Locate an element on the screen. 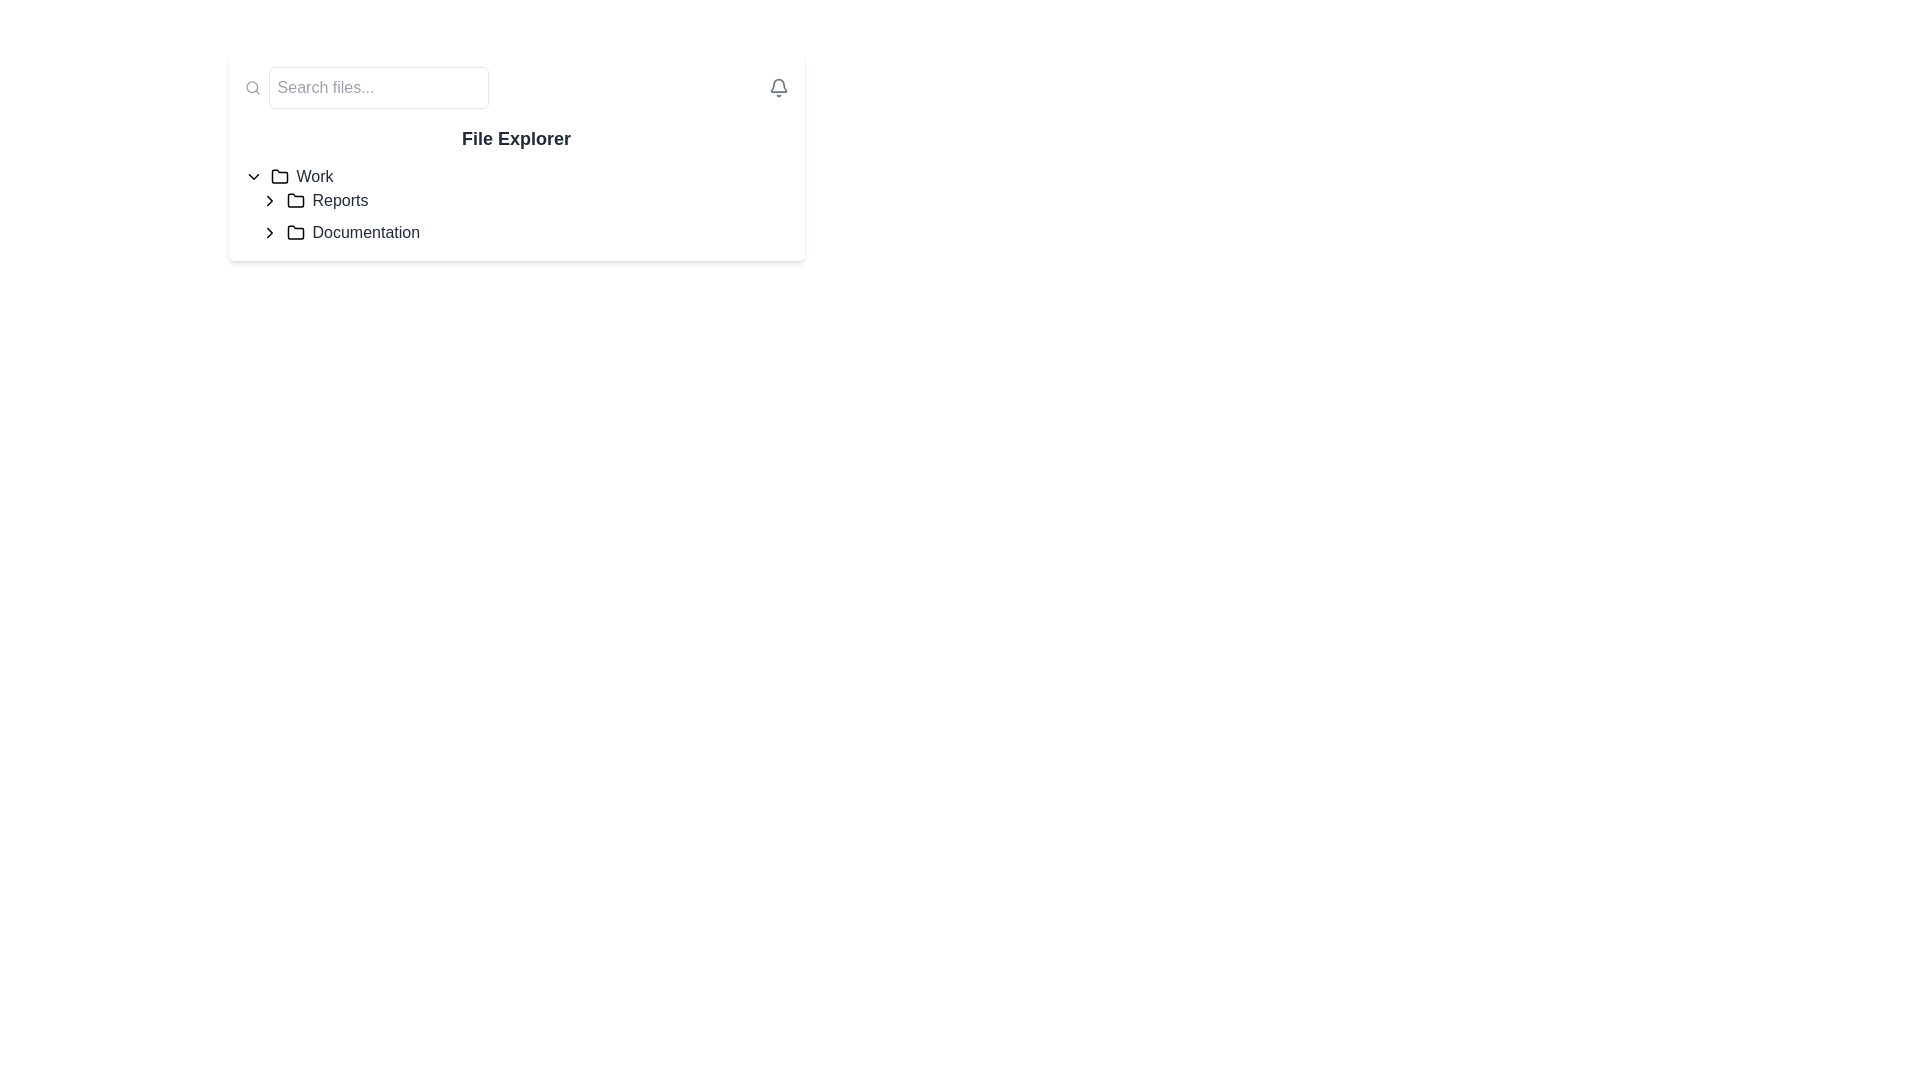 The height and width of the screenshot is (1080, 1920). the search icon by clicking on the circle component of the magnifying glass located in the top-left corner of the file explorer interface is located at coordinates (250, 86).